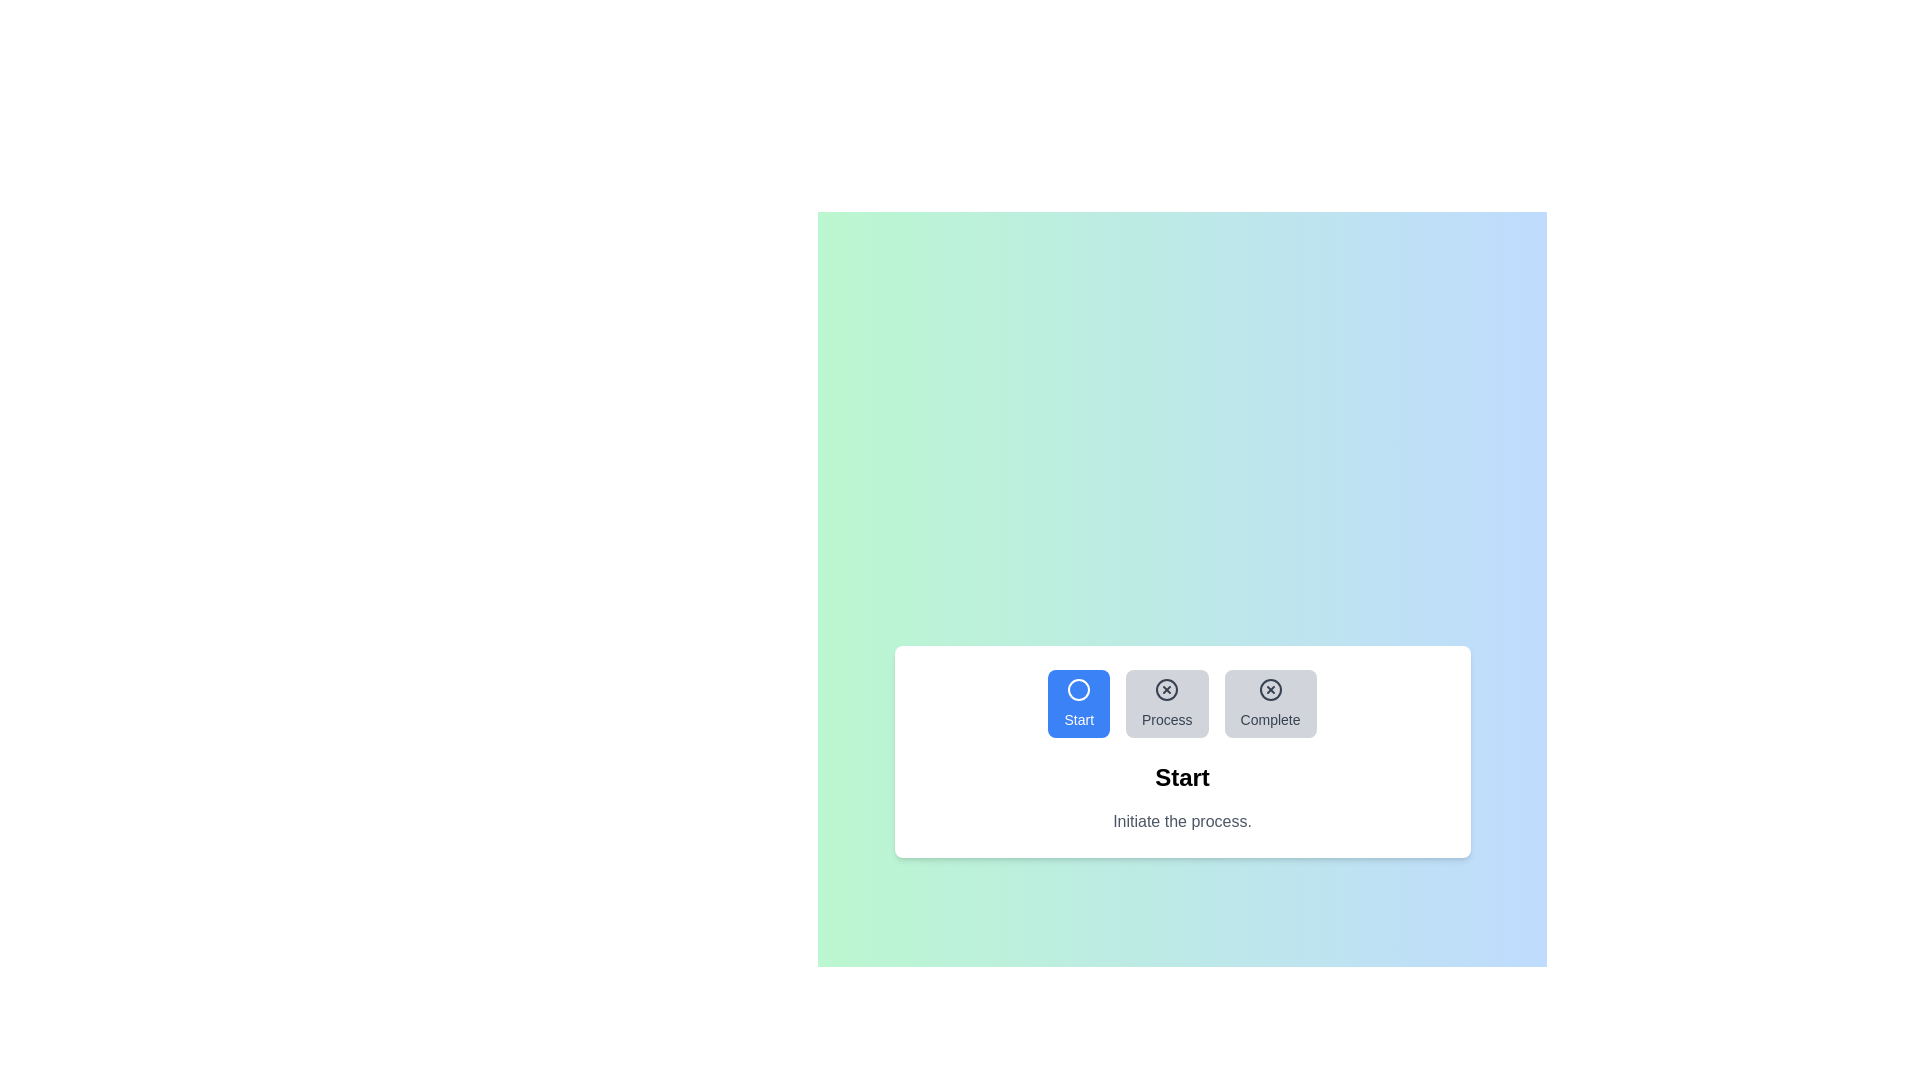 Image resolution: width=1920 pixels, height=1080 pixels. What do you see at coordinates (1167, 689) in the screenshot?
I see `the 'X' icon within the 'Process' button, which serves as an indicator for cancellation or closing functionality` at bounding box center [1167, 689].